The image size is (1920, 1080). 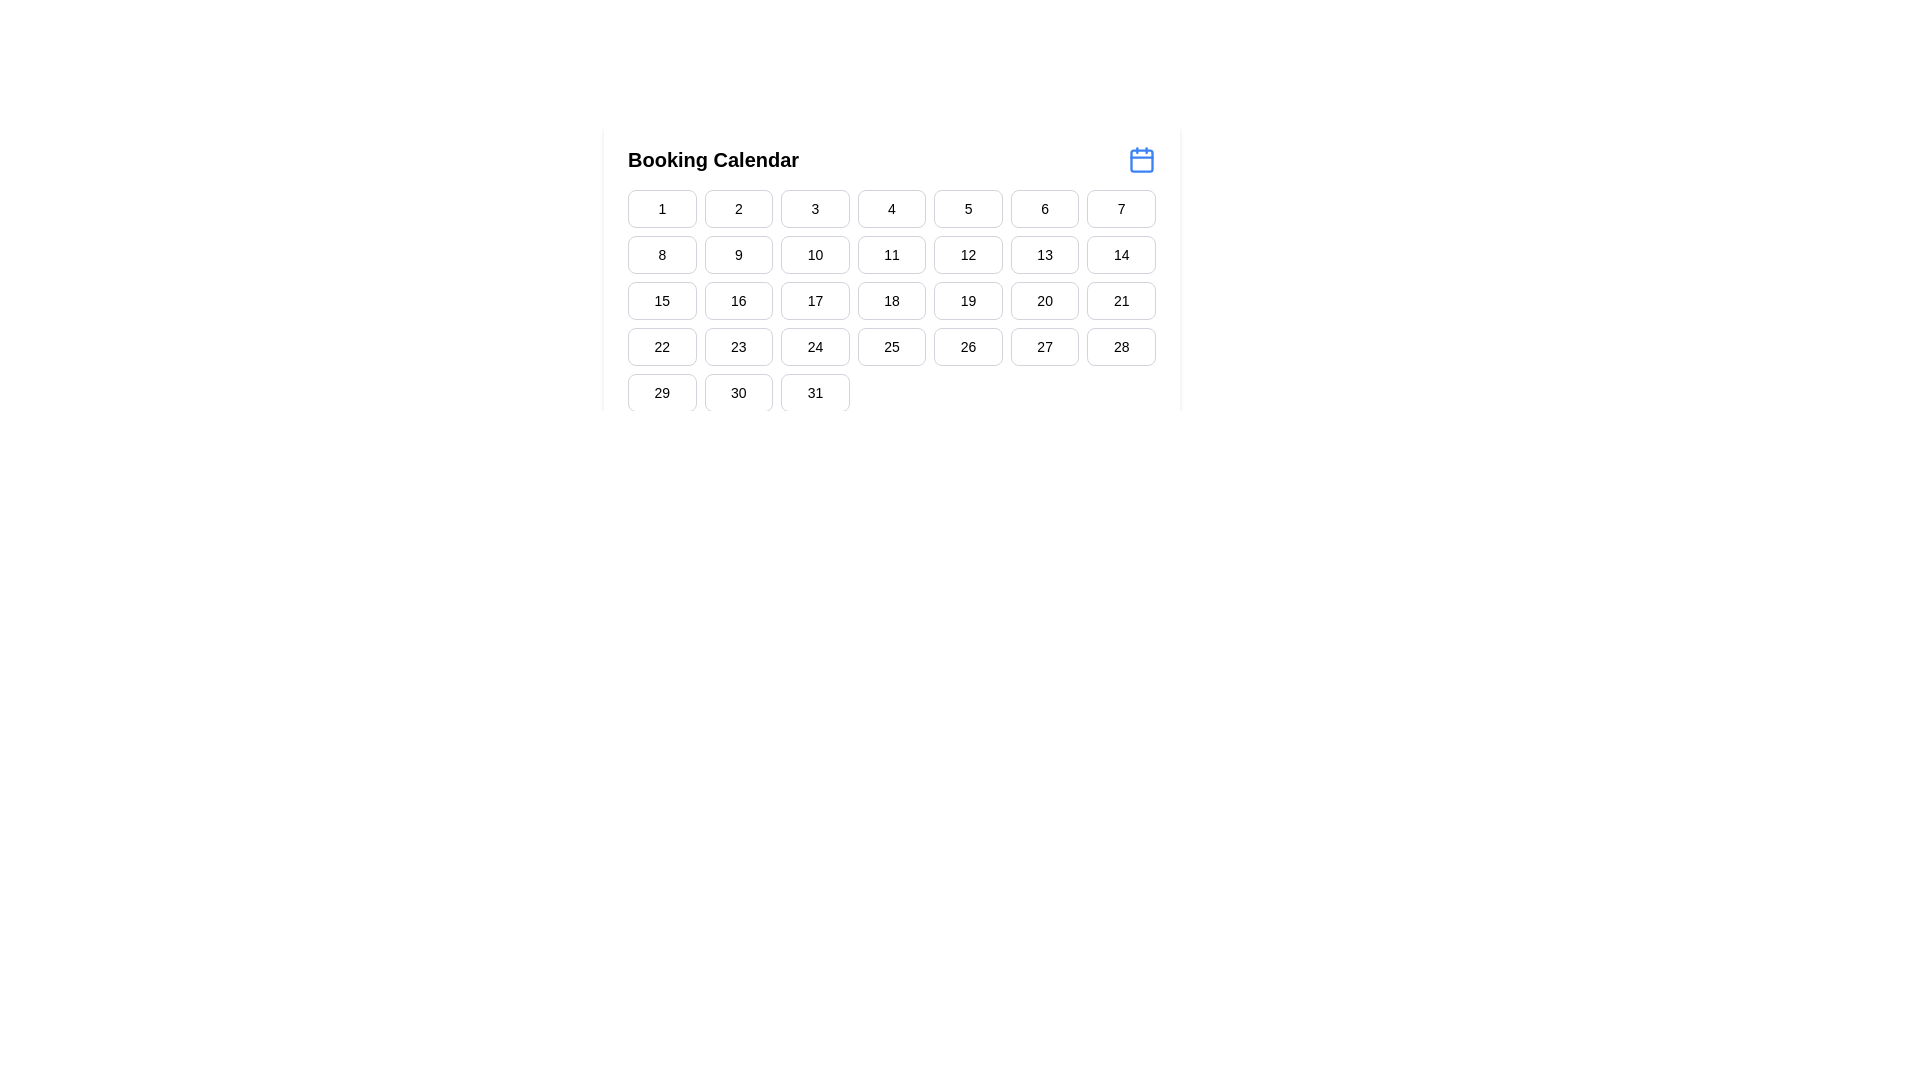 What do you see at coordinates (1121, 346) in the screenshot?
I see `the button displaying the number '28' in black at the center, located in the fourth row and seventh item of a calendar-like grid layout` at bounding box center [1121, 346].